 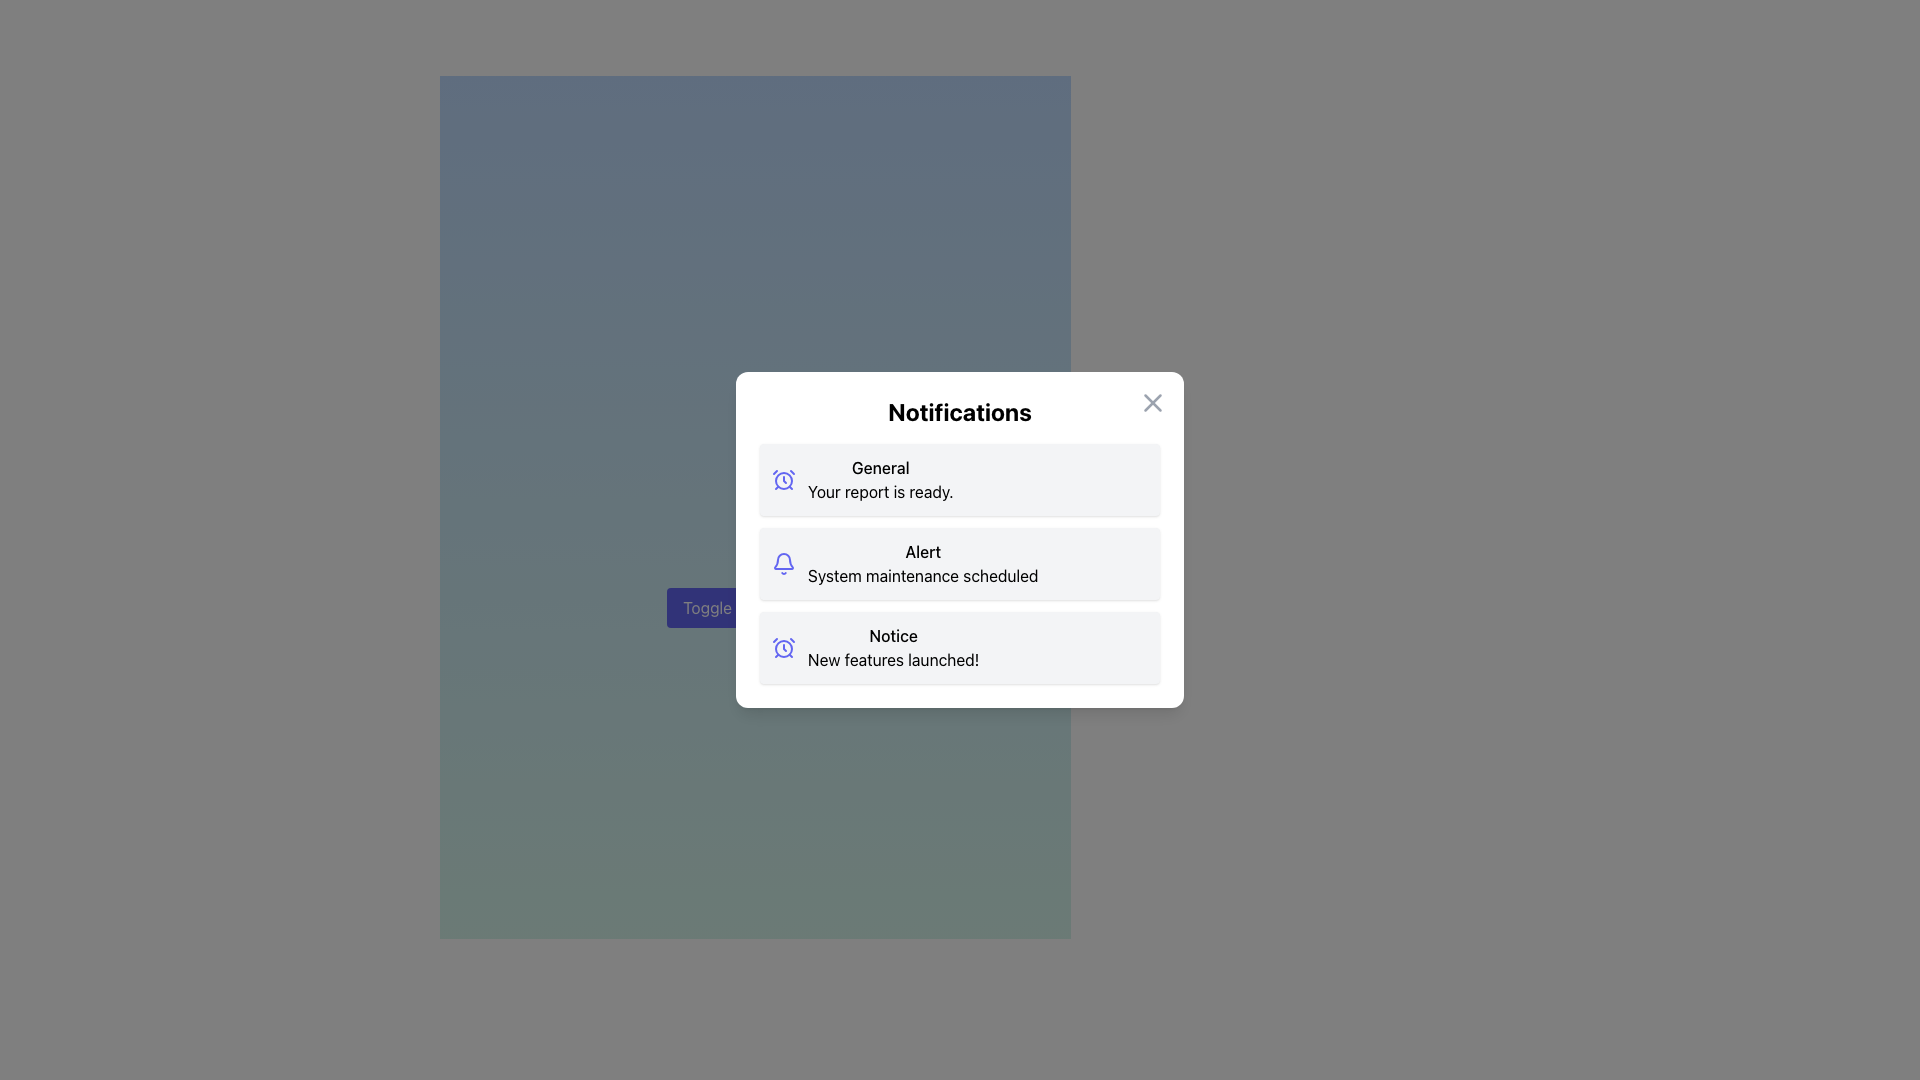 I want to click on text from the first notification message displayed in the 'Notifications' modal window, which is centrally aligned horizontally and positioned near the top, so click(x=880, y=479).